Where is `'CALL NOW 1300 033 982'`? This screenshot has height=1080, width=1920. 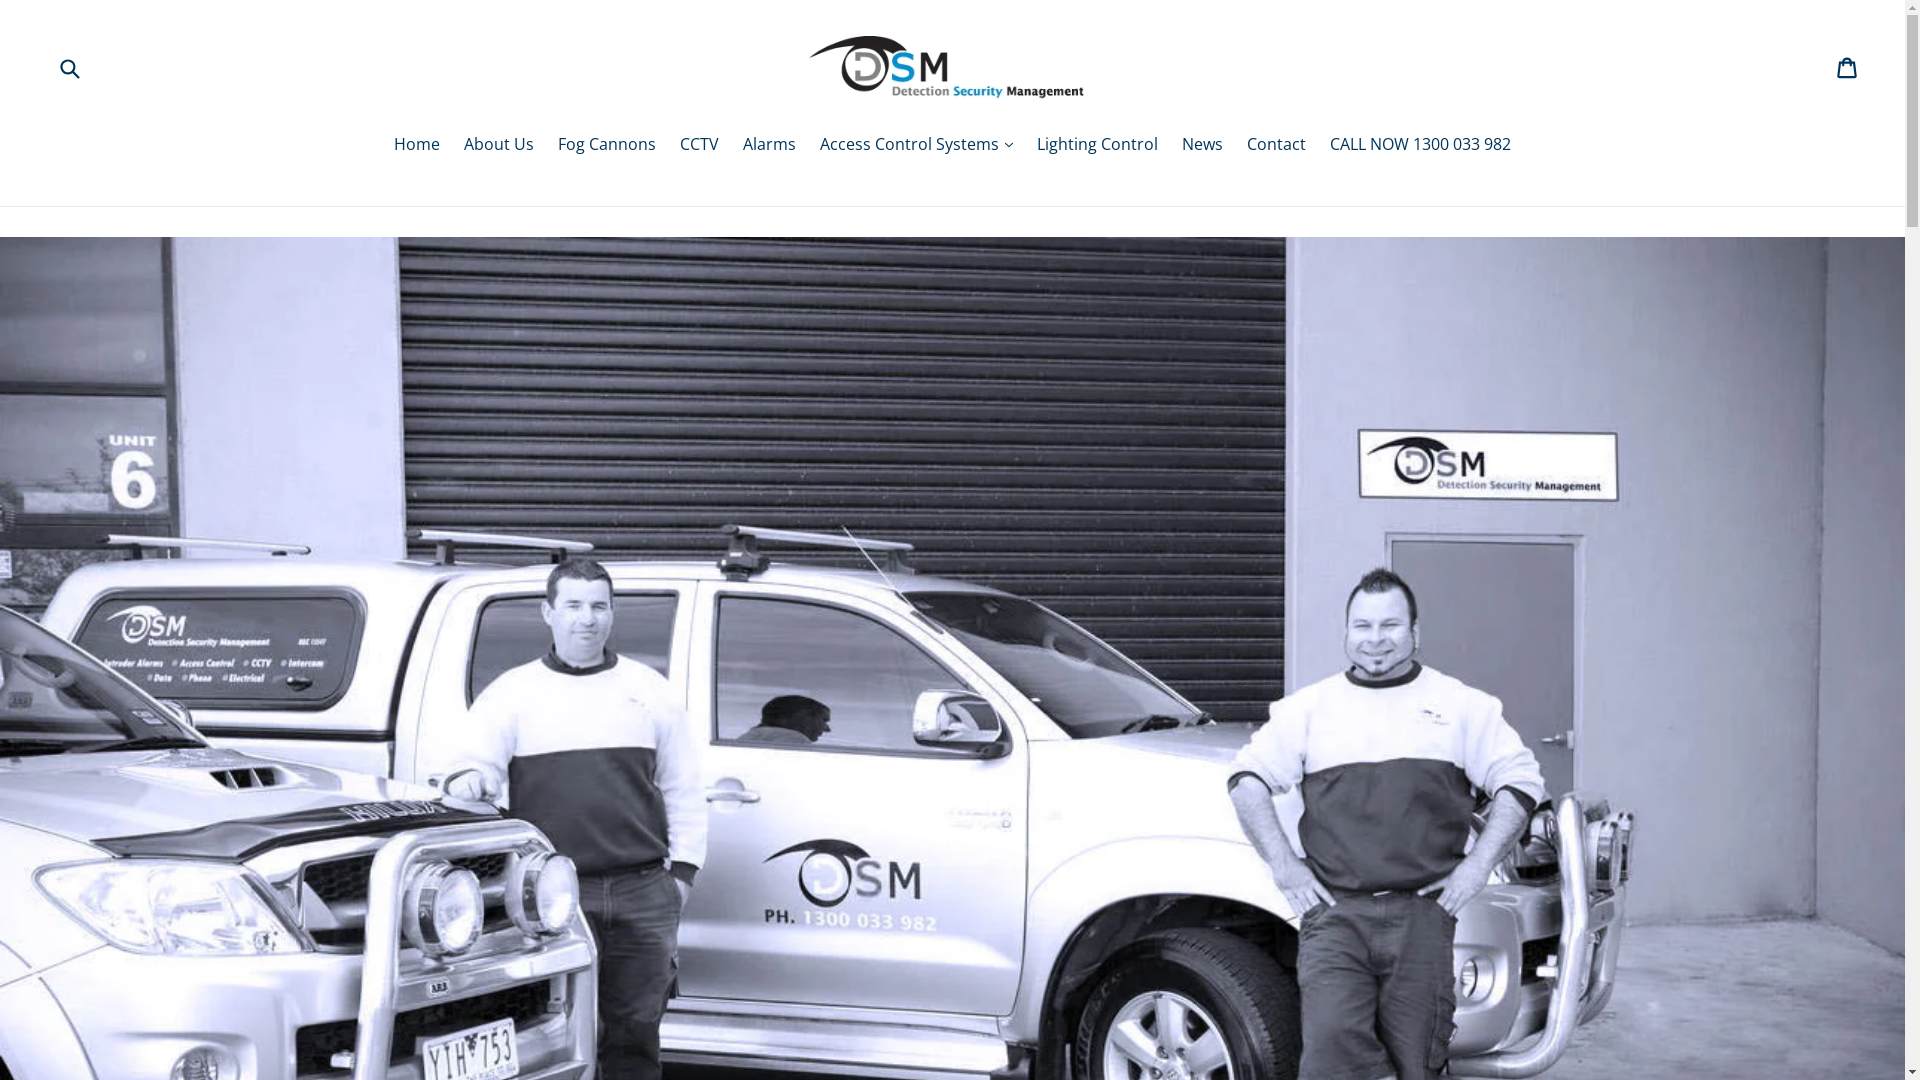
'CALL NOW 1300 033 982' is located at coordinates (1419, 144).